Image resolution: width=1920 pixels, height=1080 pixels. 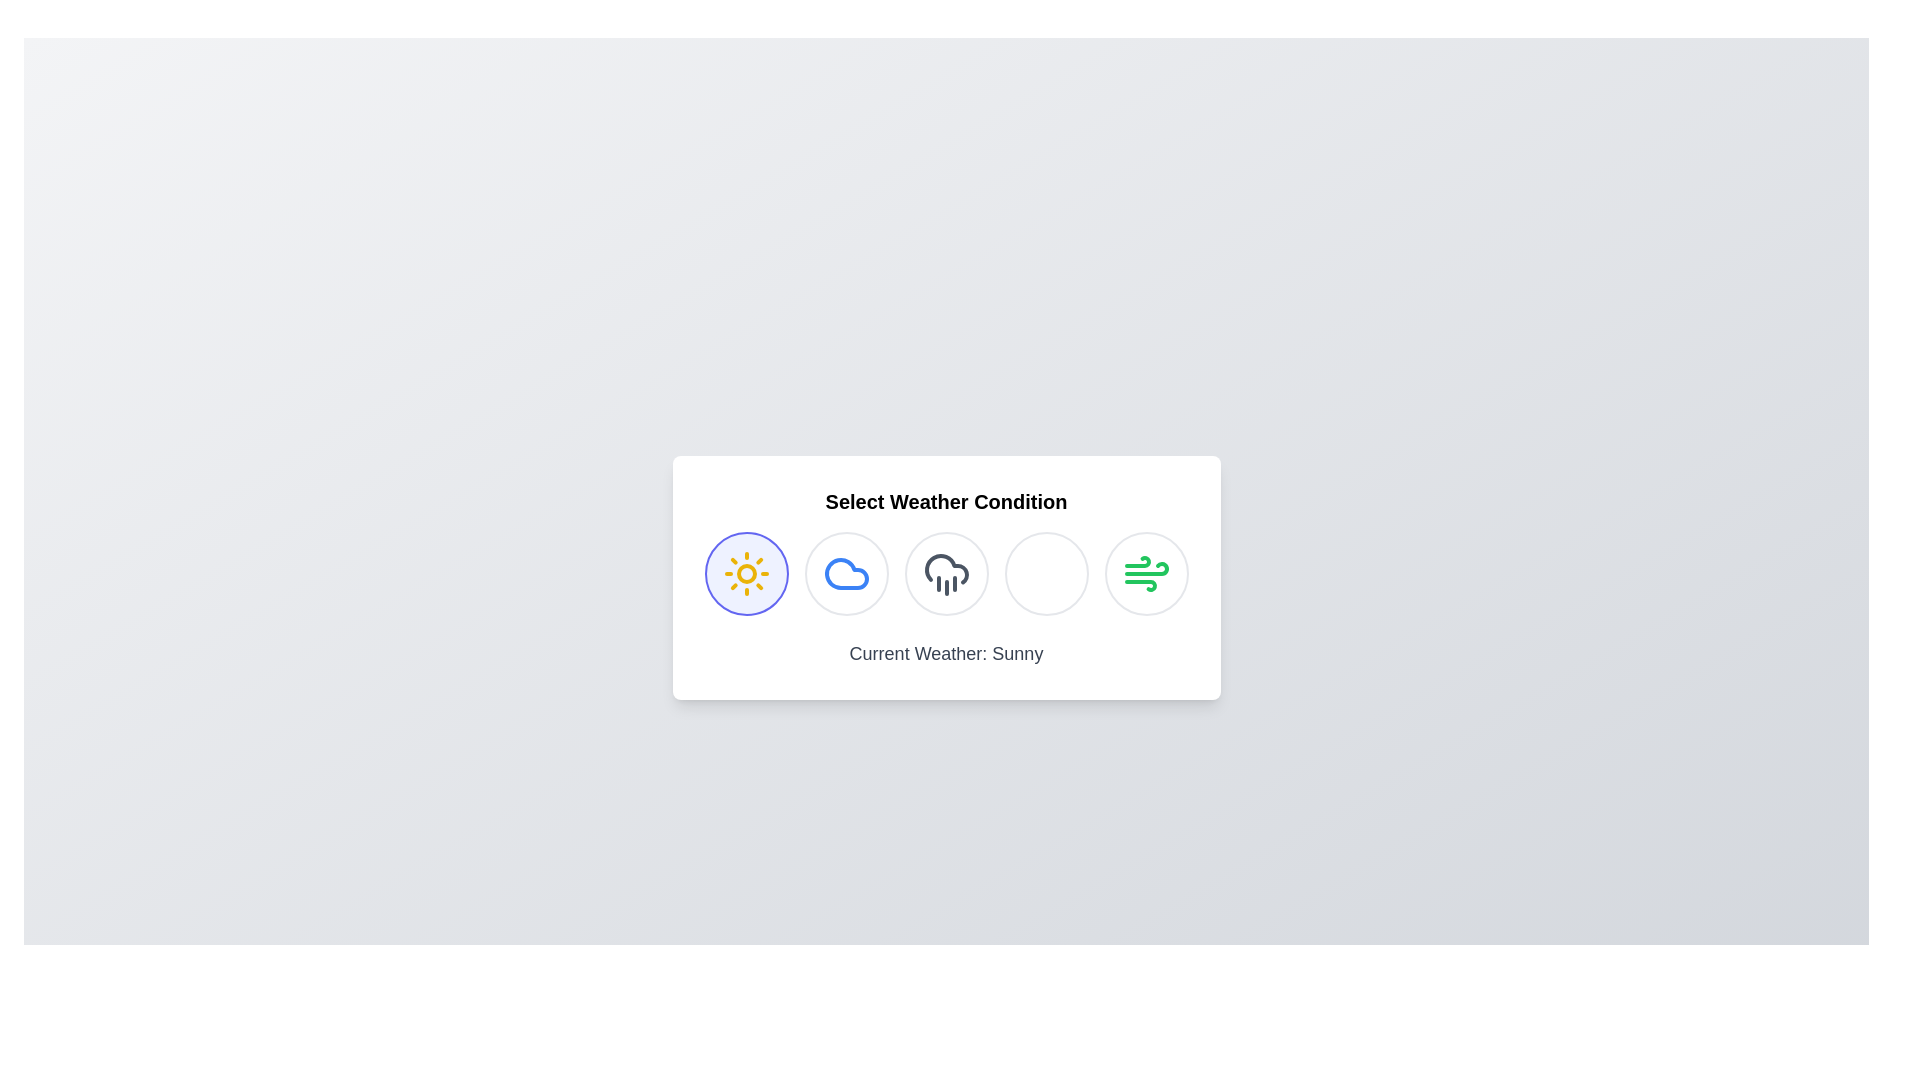 What do you see at coordinates (846, 574) in the screenshot?
I see `the blue cloud icon button` at bounding box center [846, 574].